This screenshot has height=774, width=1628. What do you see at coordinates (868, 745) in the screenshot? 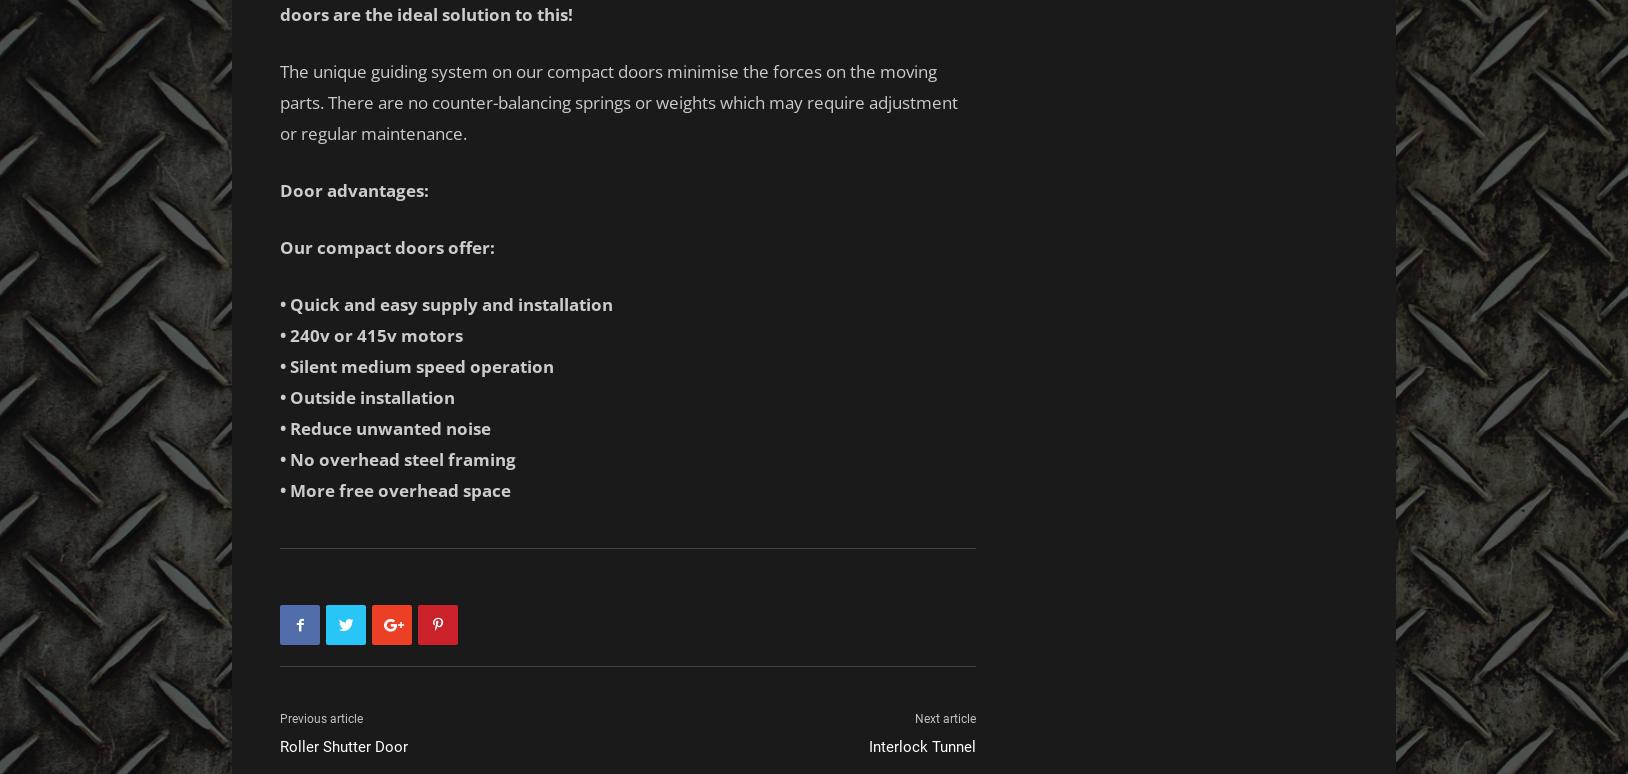
I see `'Interlock Tunnel'` at bounding box center [868, 745].